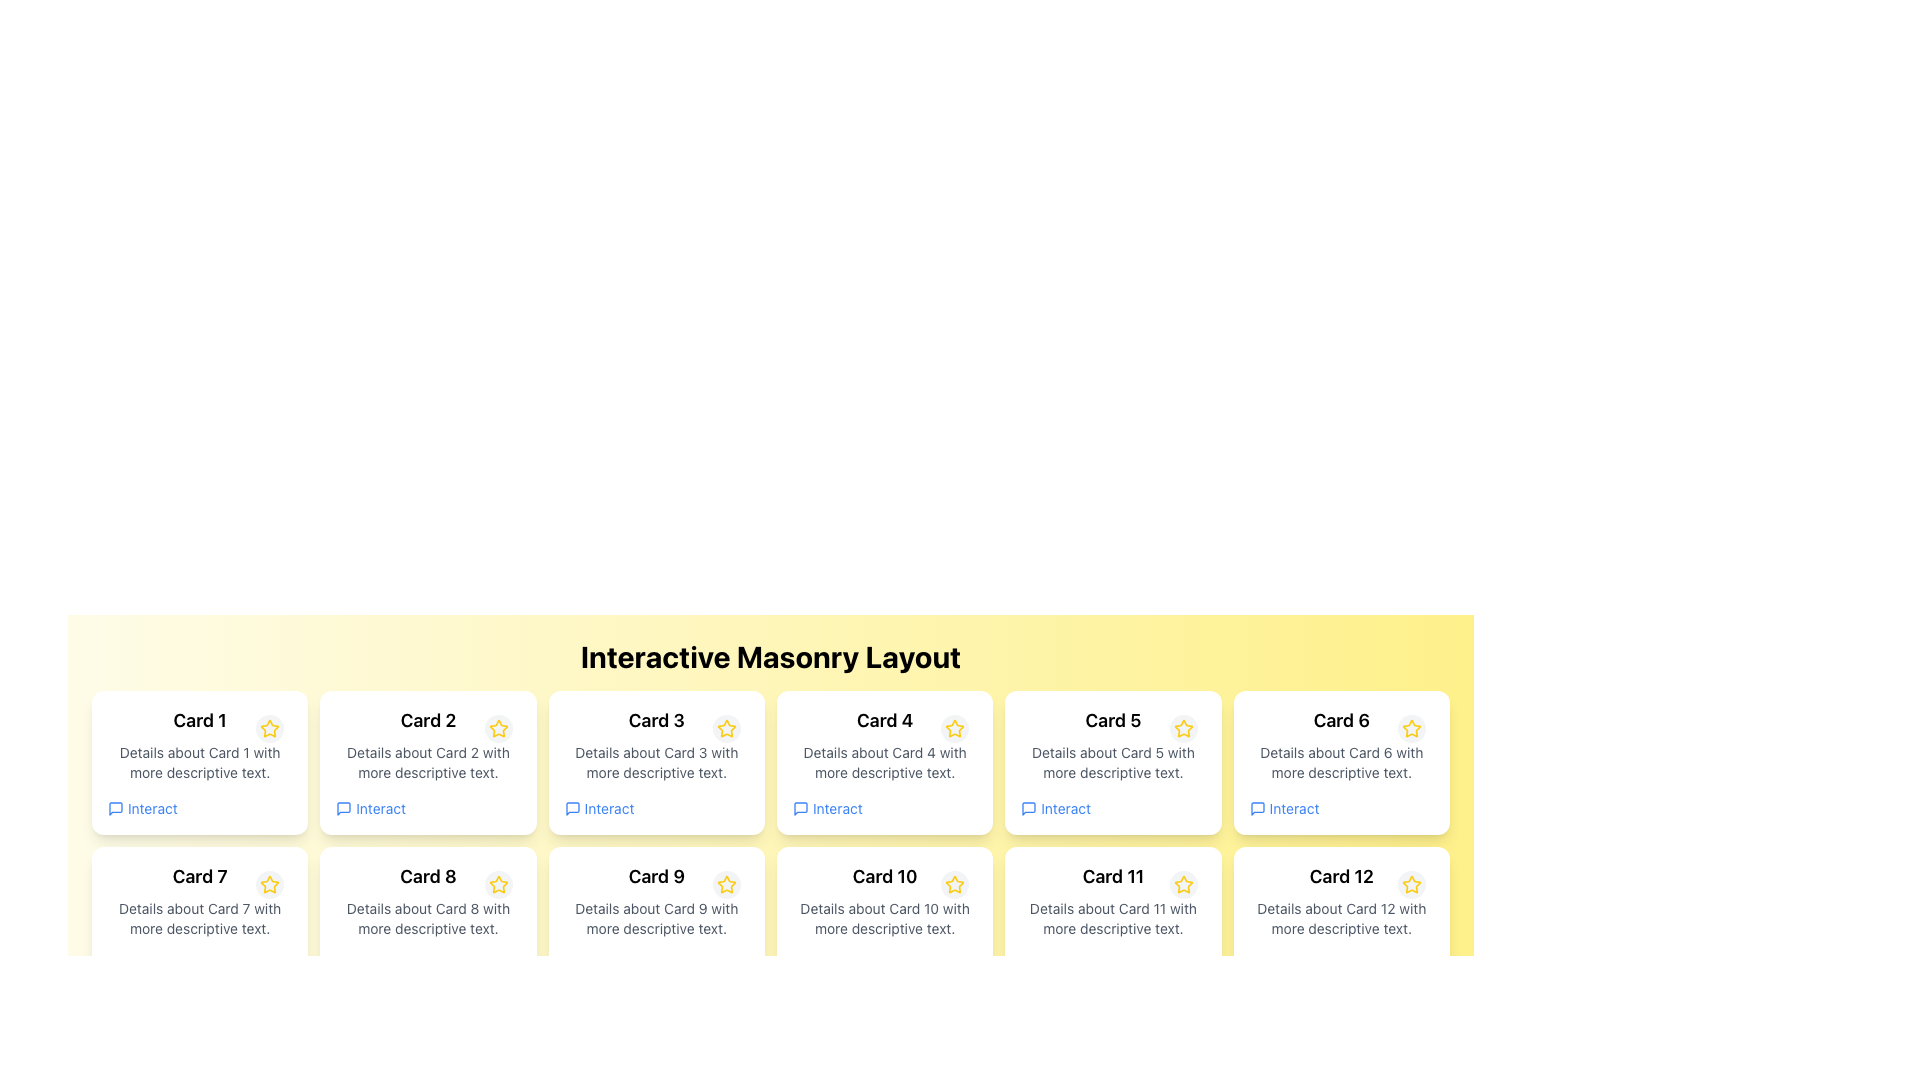 Image resolution: width=1920 pixels, height=1080 pixels. Describe the element at coordinates (954, 885) in the screenshot. I see `the star-shaped icon with a yellow outline located in the top-right corner of 'Card 10'` at that location.